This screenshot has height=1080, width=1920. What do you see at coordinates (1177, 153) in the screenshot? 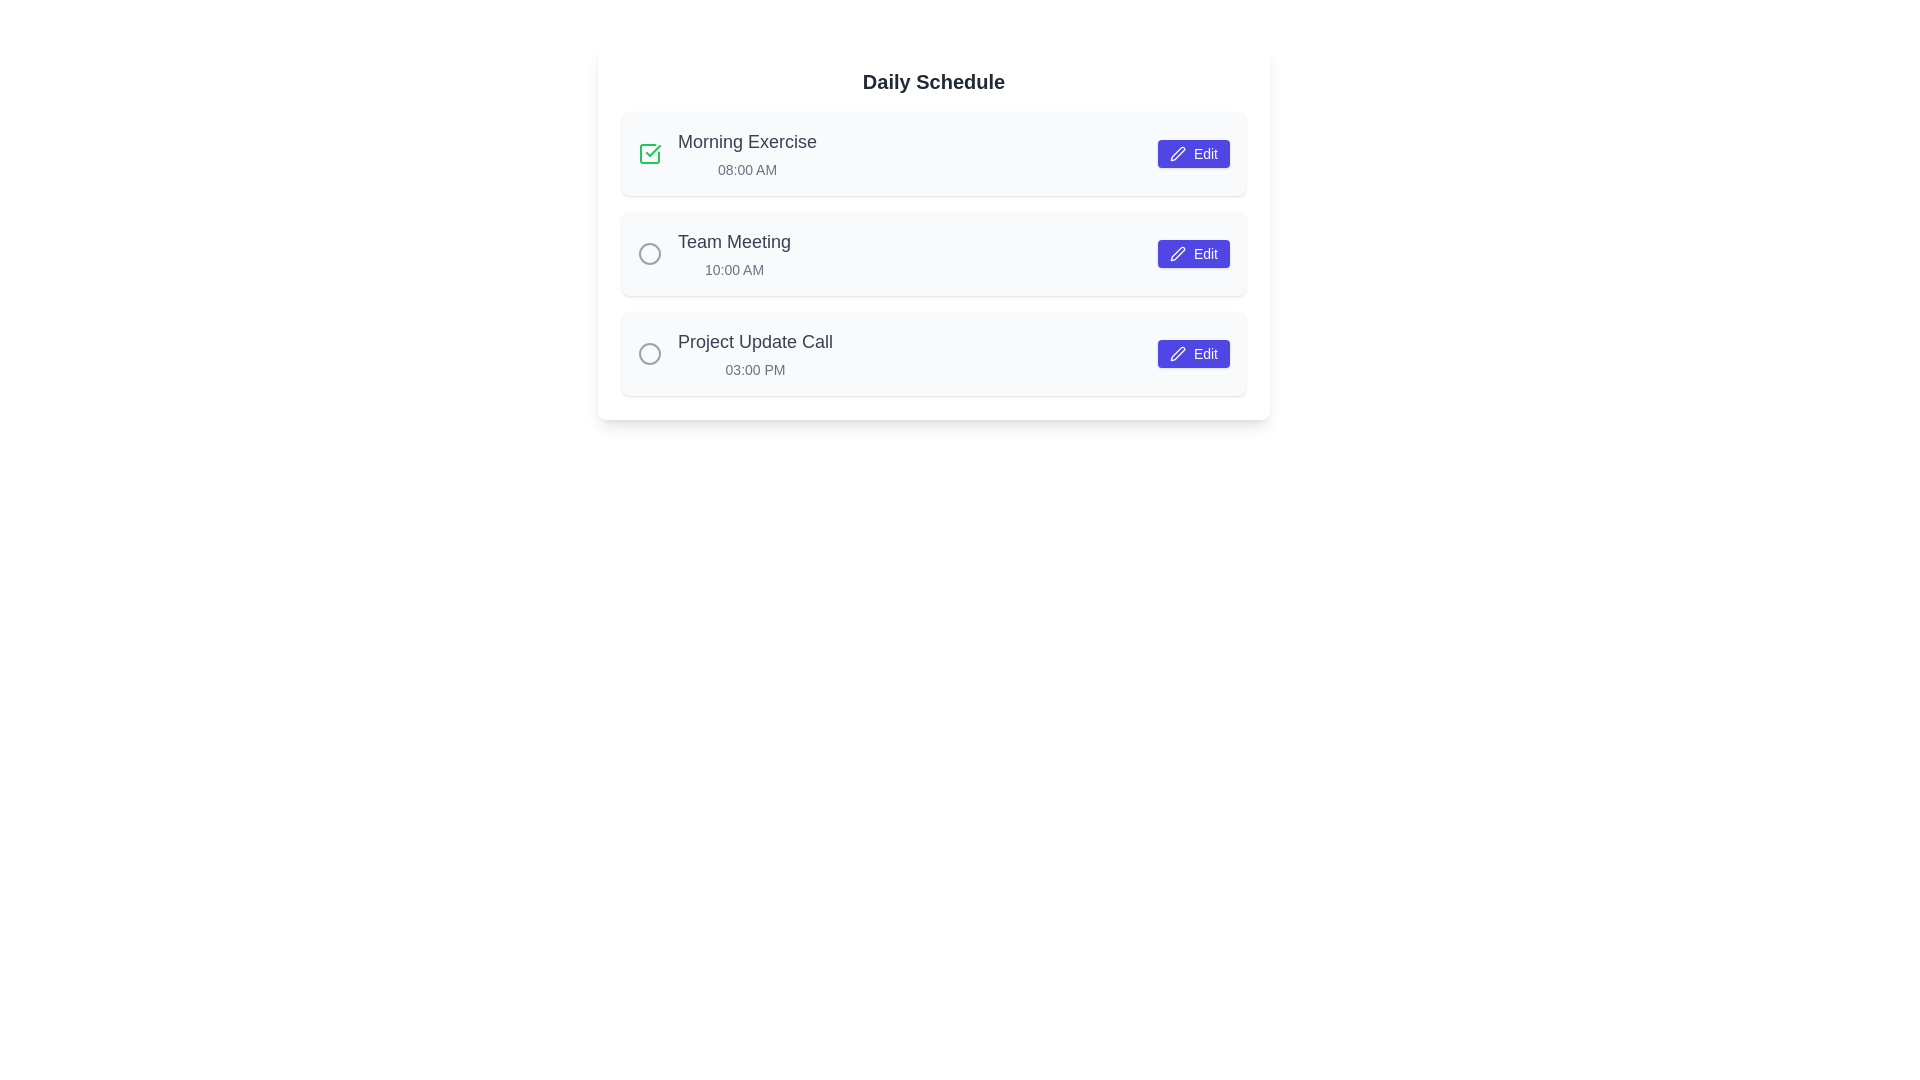
I see `the white pen icon located within the purple 'Edit' button in the first row of the 'Morning Exercise' list under the 'Daily Schedule' section` at bounding box center [1177, 153].